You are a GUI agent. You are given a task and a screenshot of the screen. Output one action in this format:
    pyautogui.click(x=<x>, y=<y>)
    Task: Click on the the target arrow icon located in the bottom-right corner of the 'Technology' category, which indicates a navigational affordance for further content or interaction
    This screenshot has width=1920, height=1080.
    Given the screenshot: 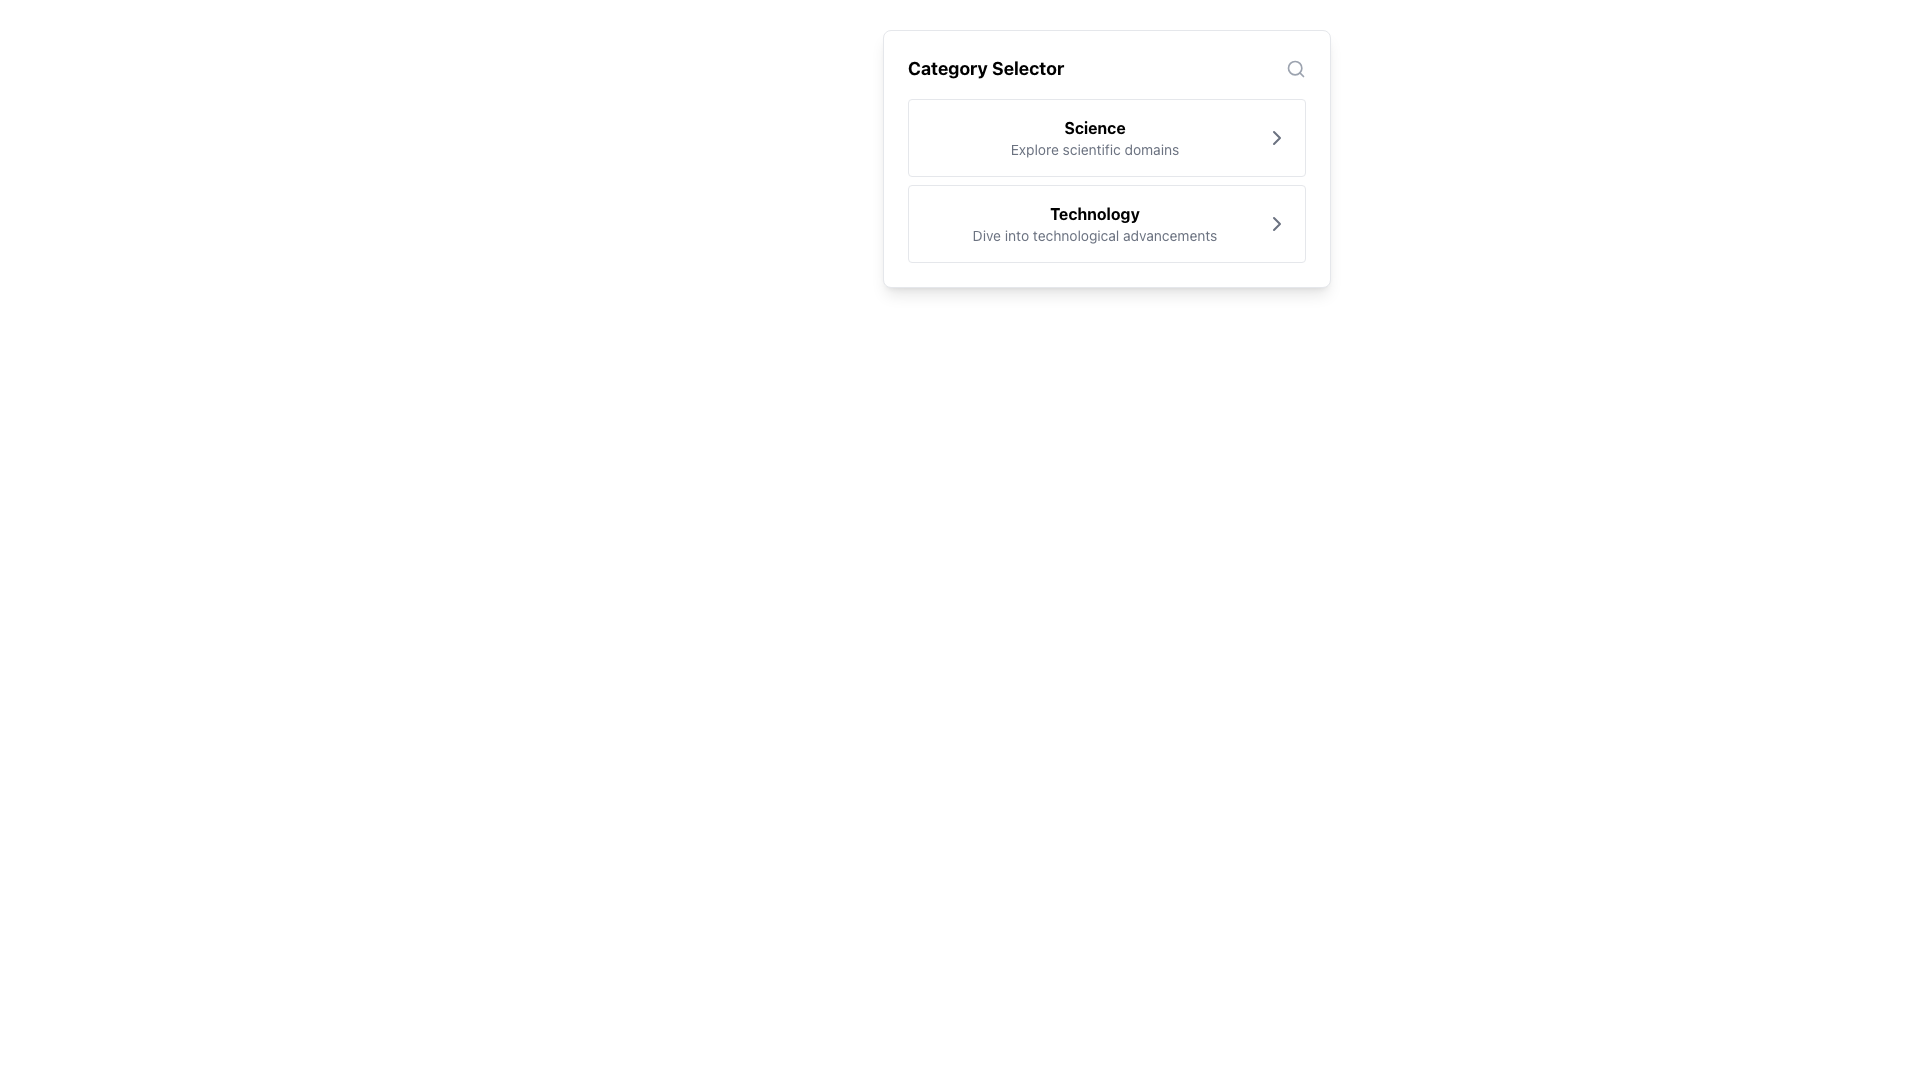 What is the action you would take?
    pyautogui.click(x=1275, y=223)
    